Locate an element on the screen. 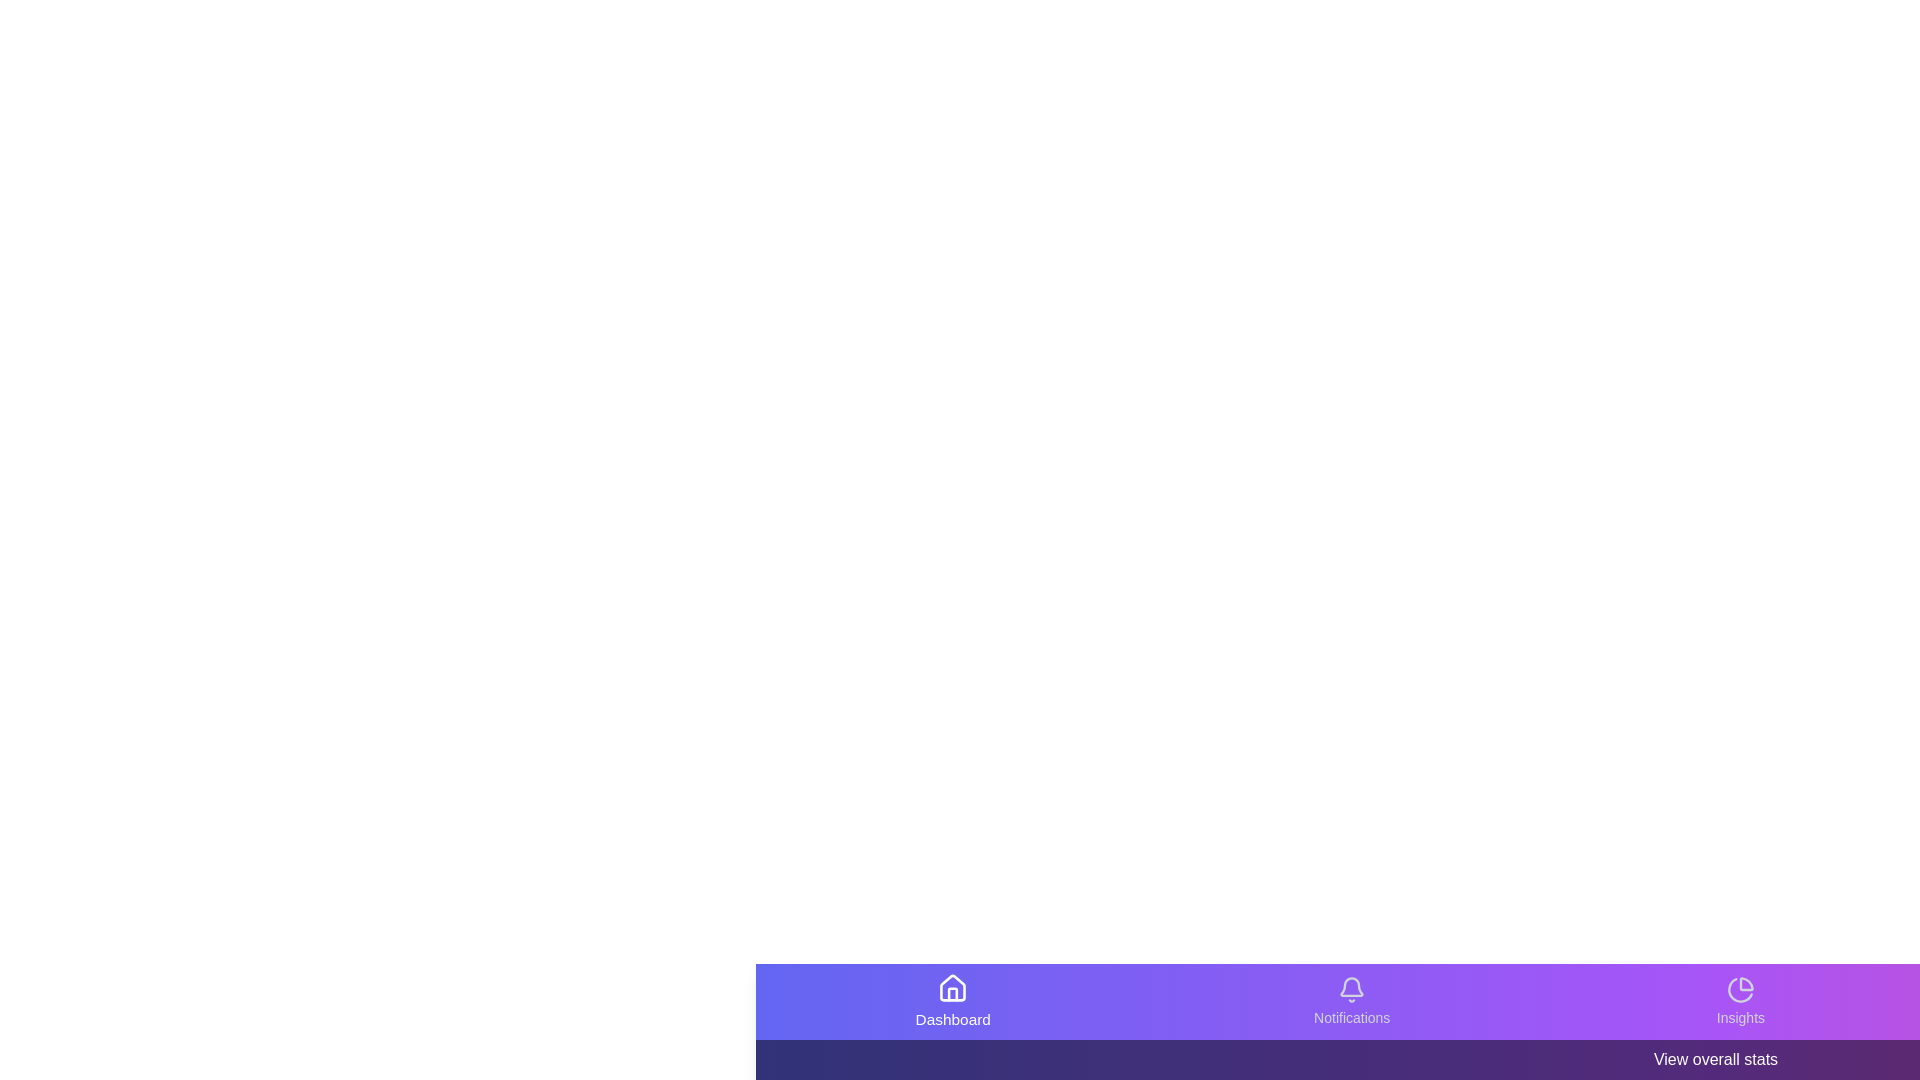 The height and width of the screenshot is (1080, 1920). the Notifications navigation item in the bottom navigation bar is located at coordinates (1352, 1002).